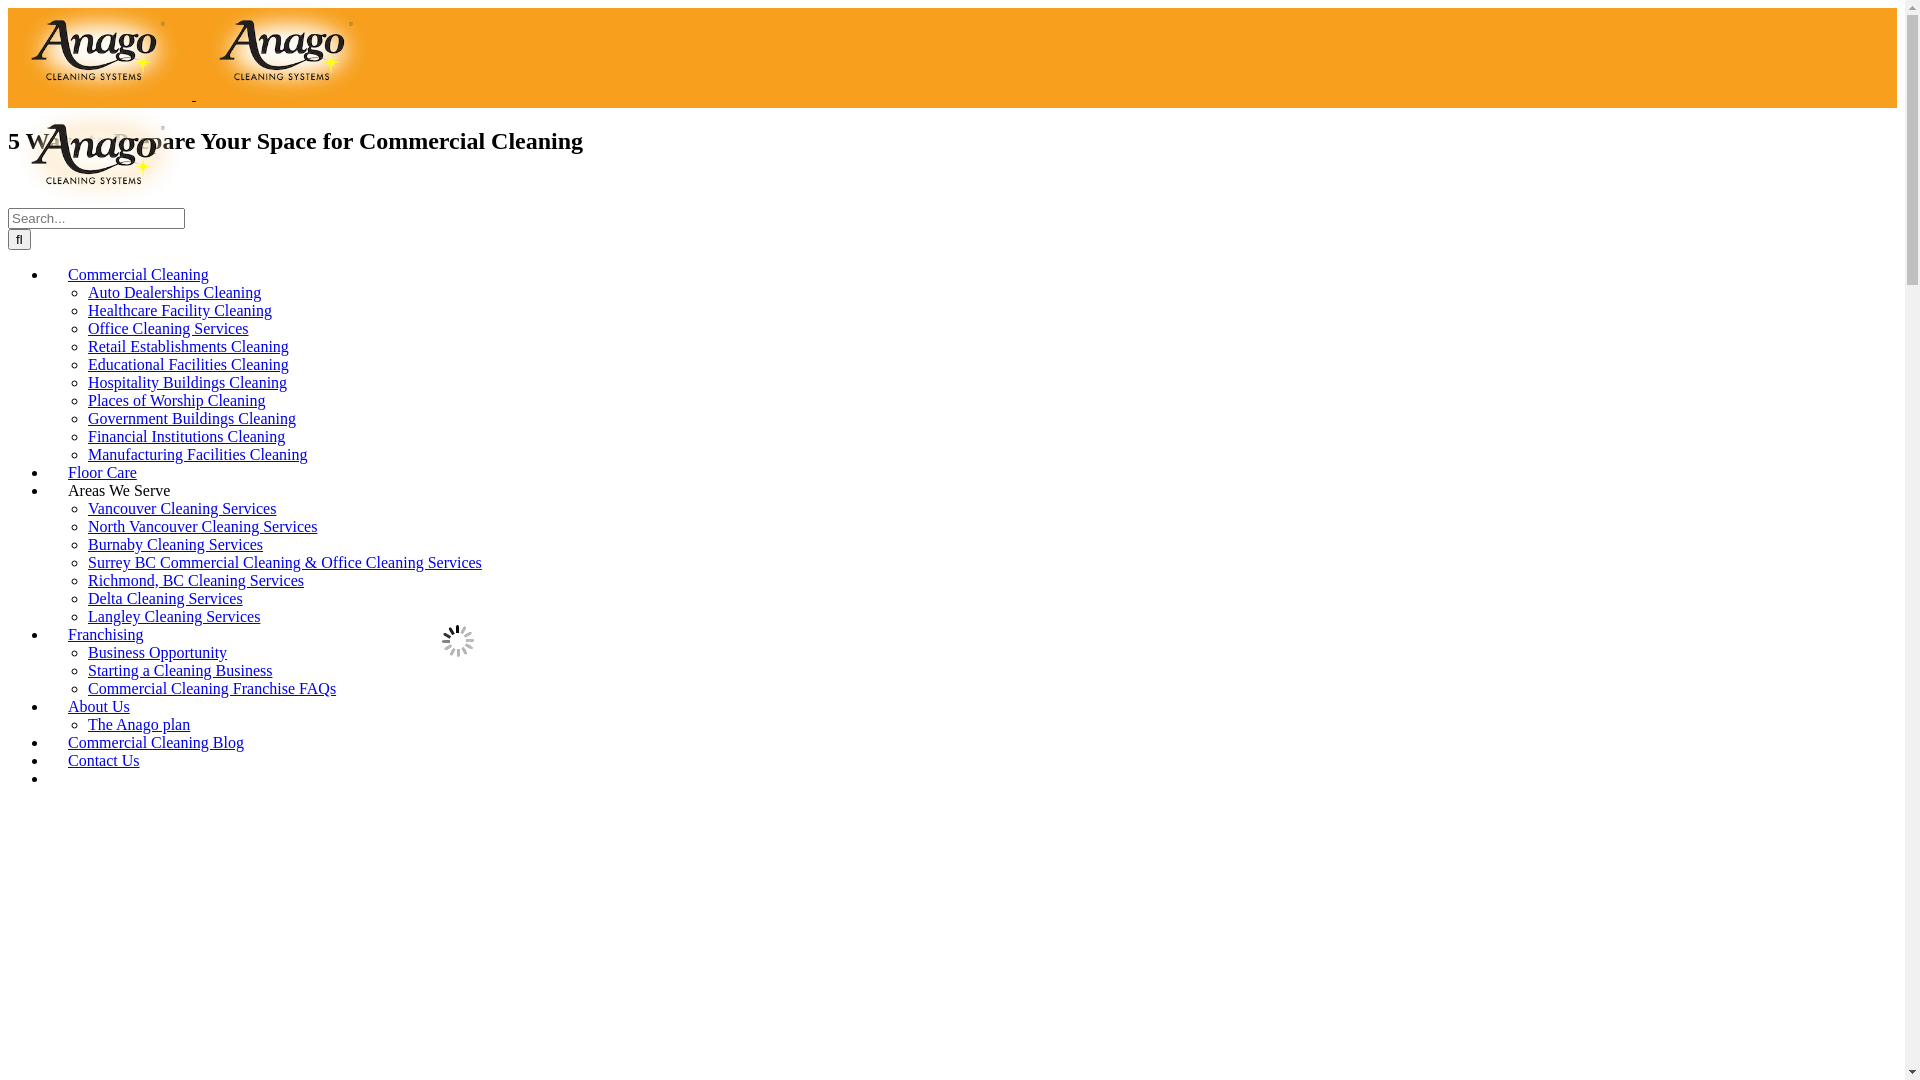  Describe the element at coordinates (101, 472) in the screenshot. I see `'Floor Care'` at that location.